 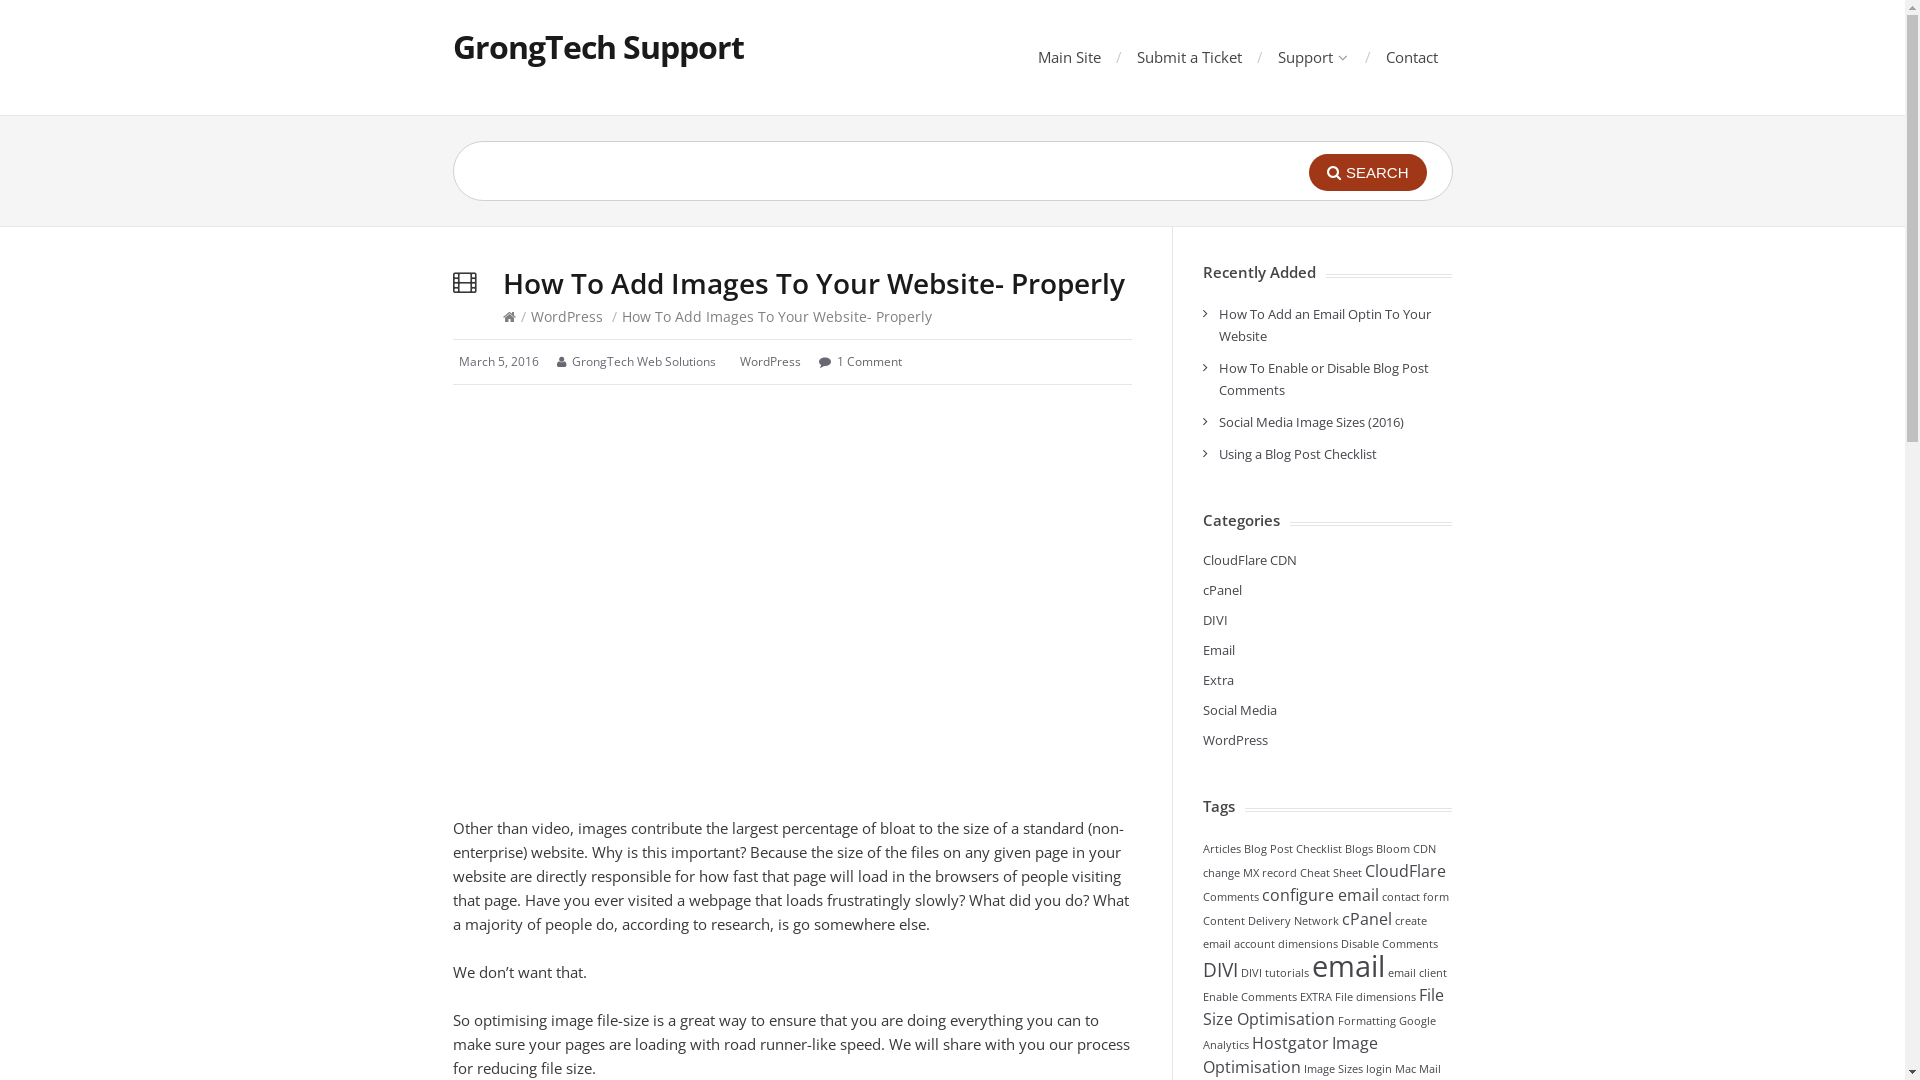 I want to click on 'Blogs', so click(x=1344, y=848).